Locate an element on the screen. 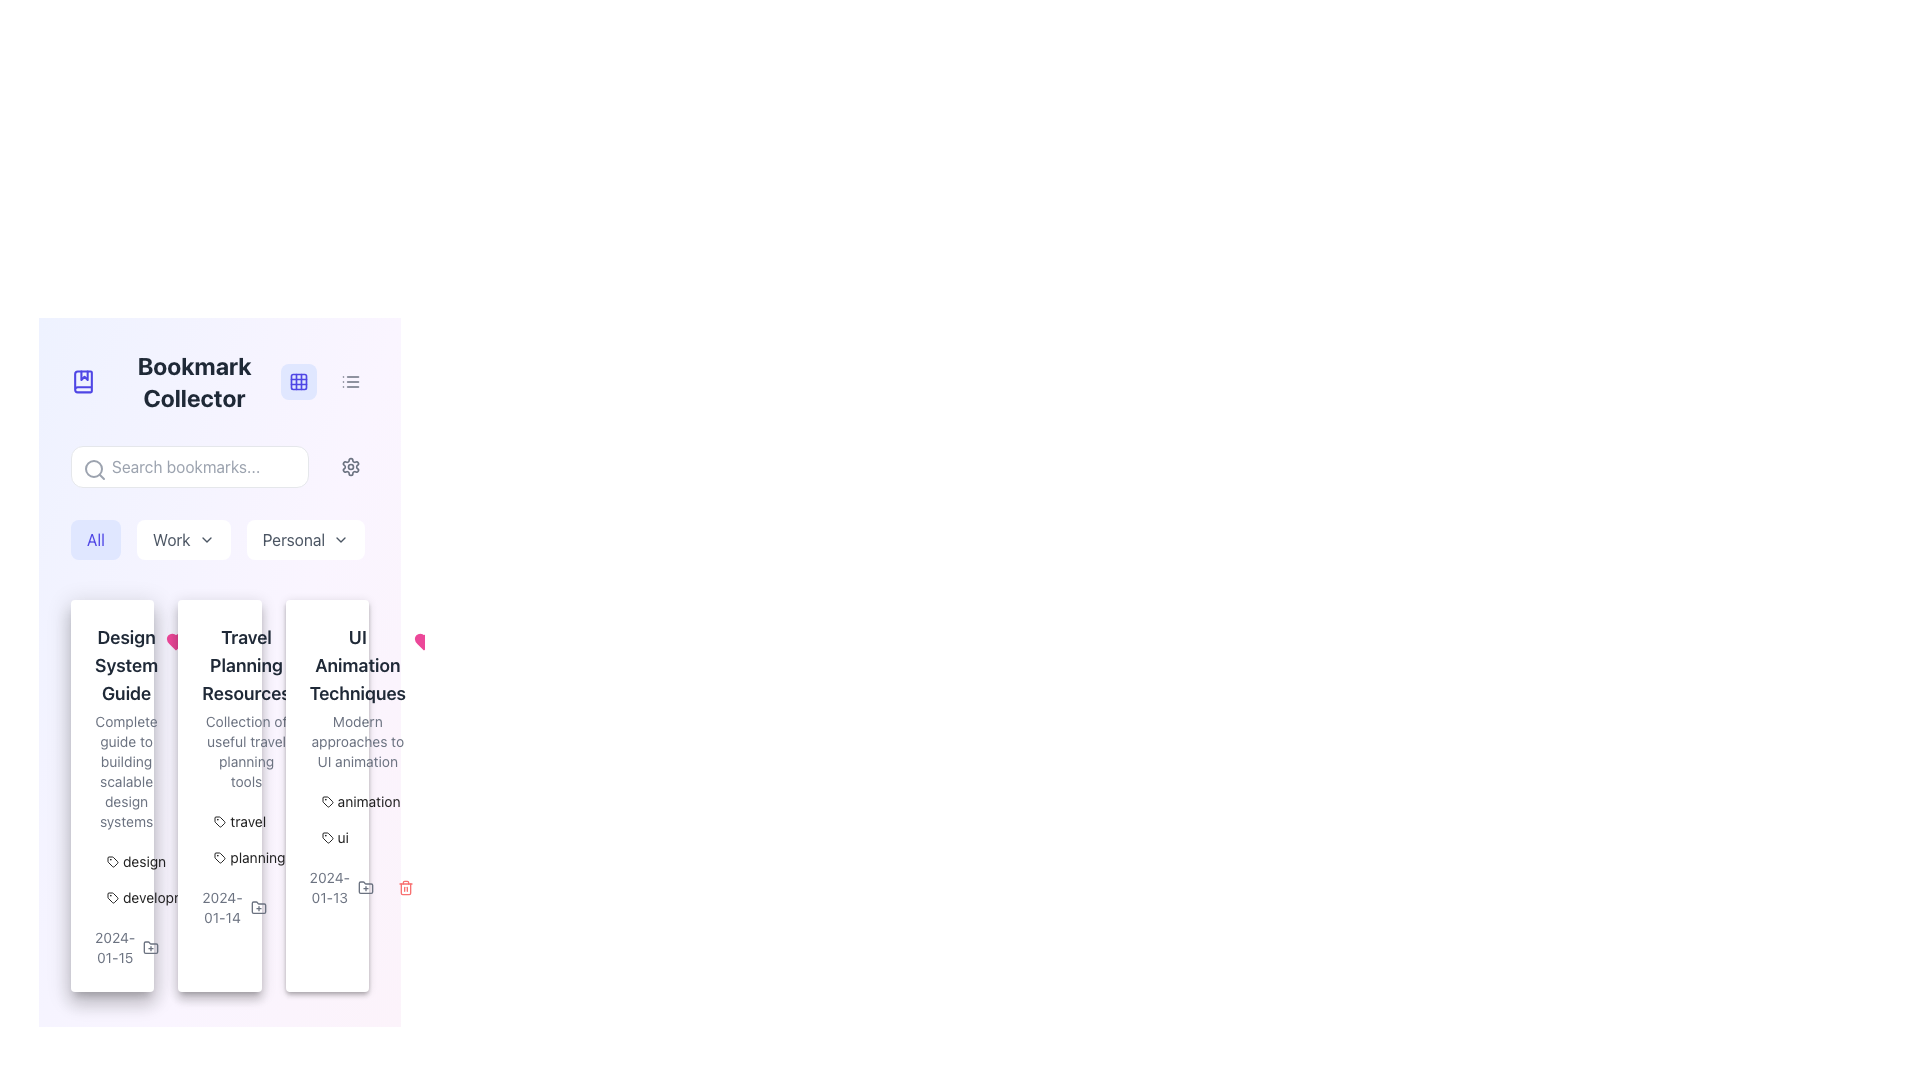 This screenshot has height=1080, width=1920. the downward-facing chevron icon located on the right side of the 'Work' button within the filter section below the 'Bookmark Collector' header is located at coordinates (206, 540).